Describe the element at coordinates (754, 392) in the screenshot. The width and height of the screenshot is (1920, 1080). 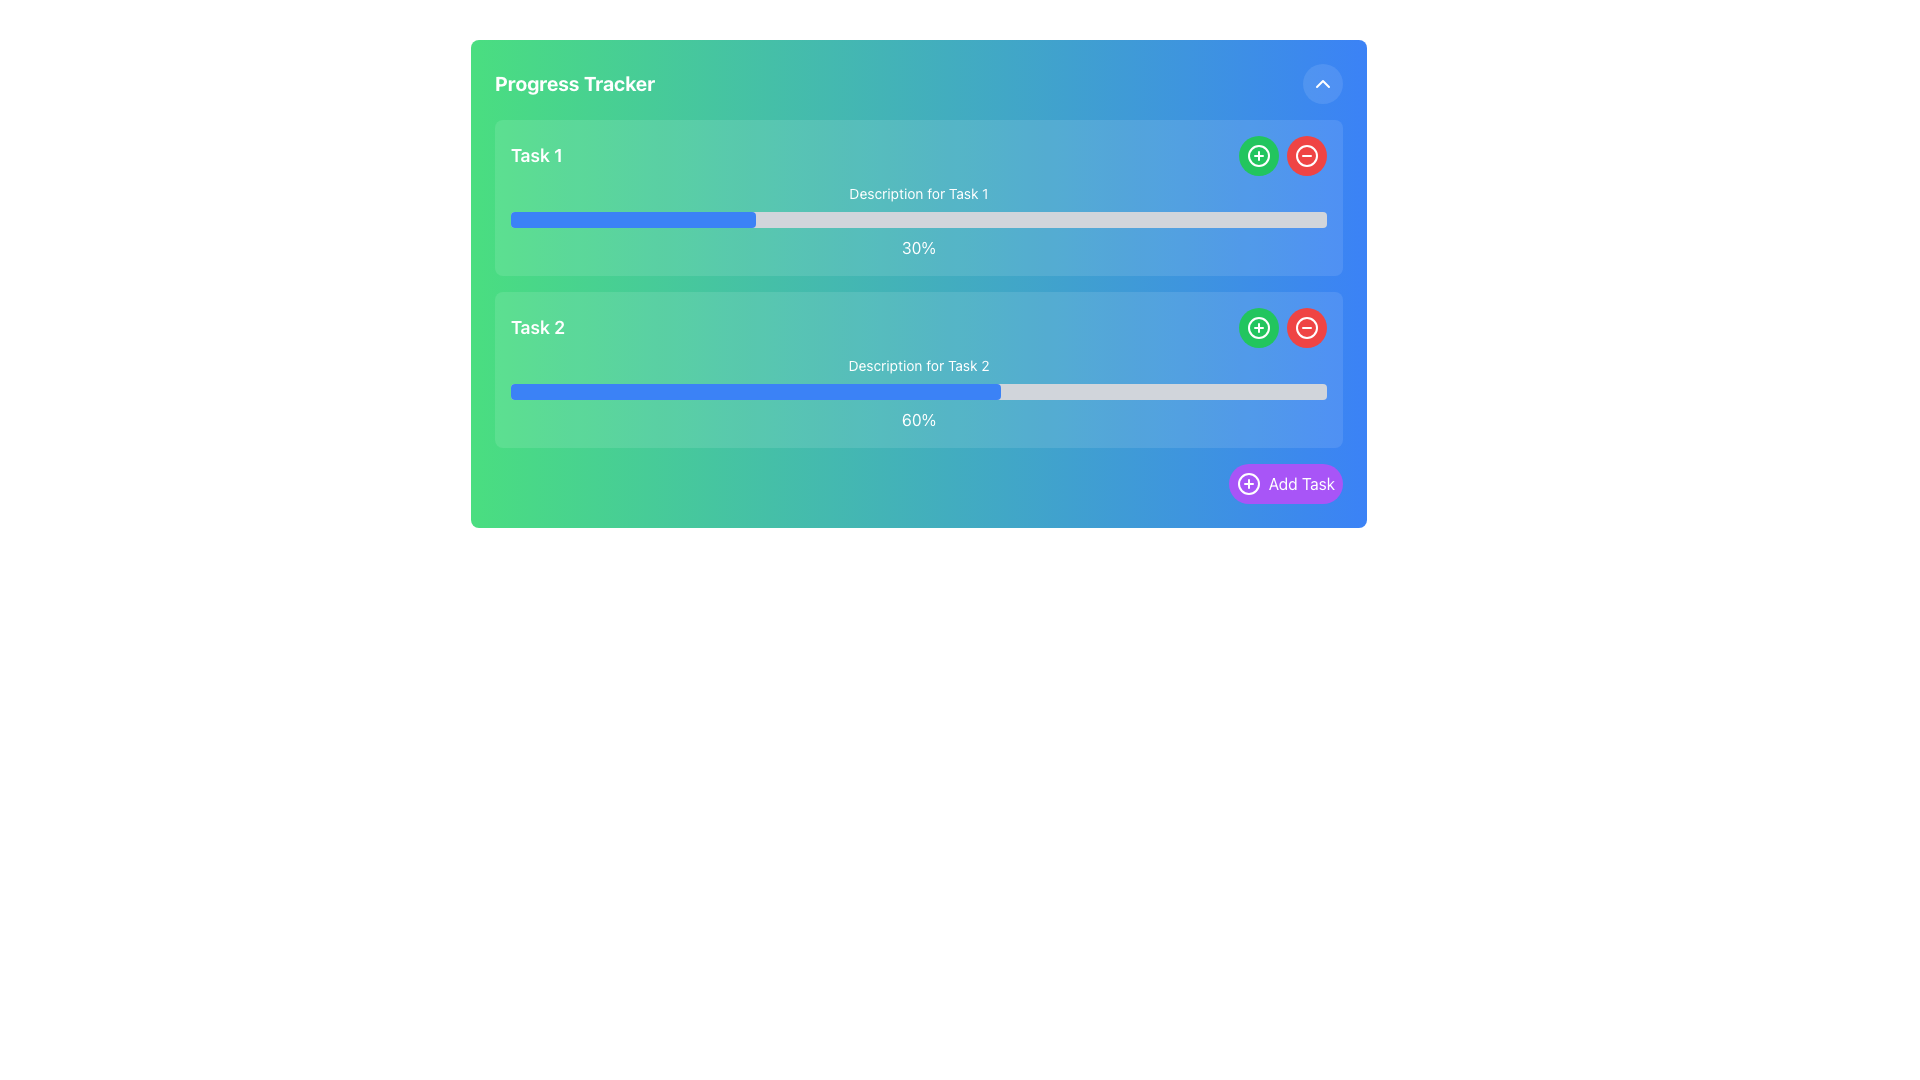
I see `the blue portion of the progress bar indicating 60% completion for 'Task 2', which is located below the 'Description for Task 2' text` at that location.